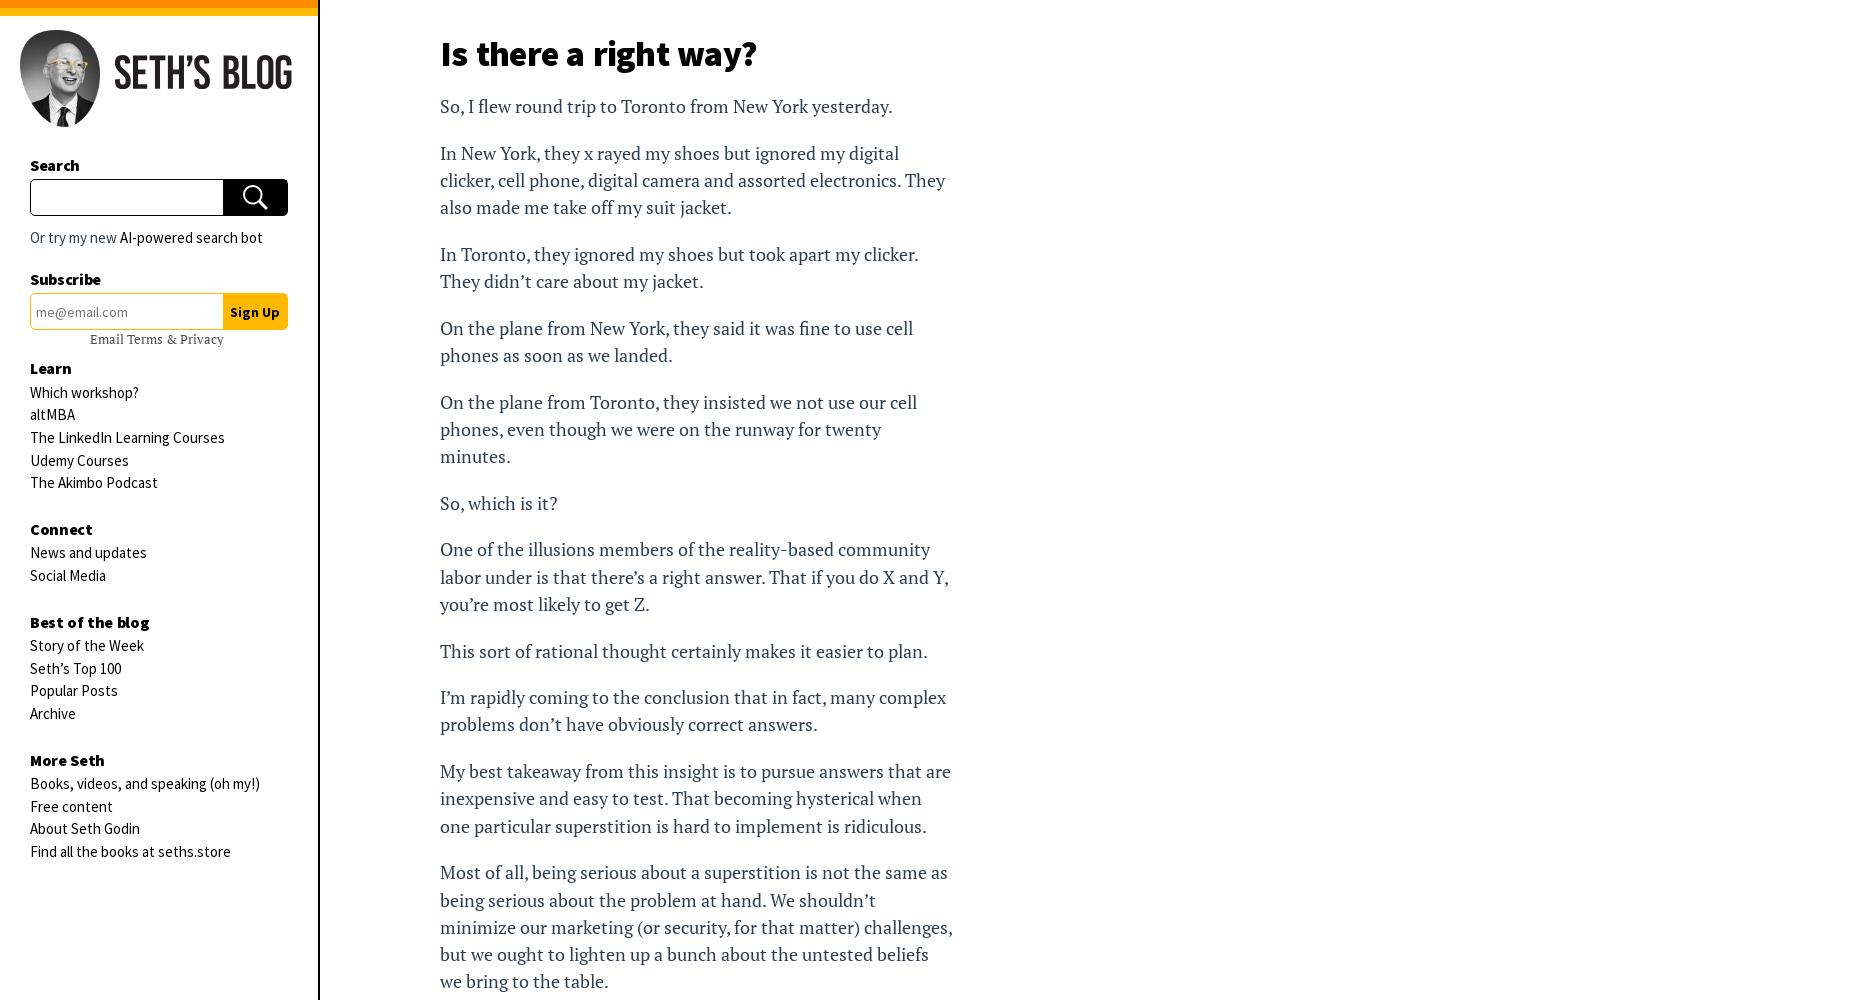 The image size is (1850, 1000). What do you see at coordinates (683, 650) in the screenshot?
I see `'This sort of rational thought certainly makes it easier to plan.'` at bounding box center [683, 650].